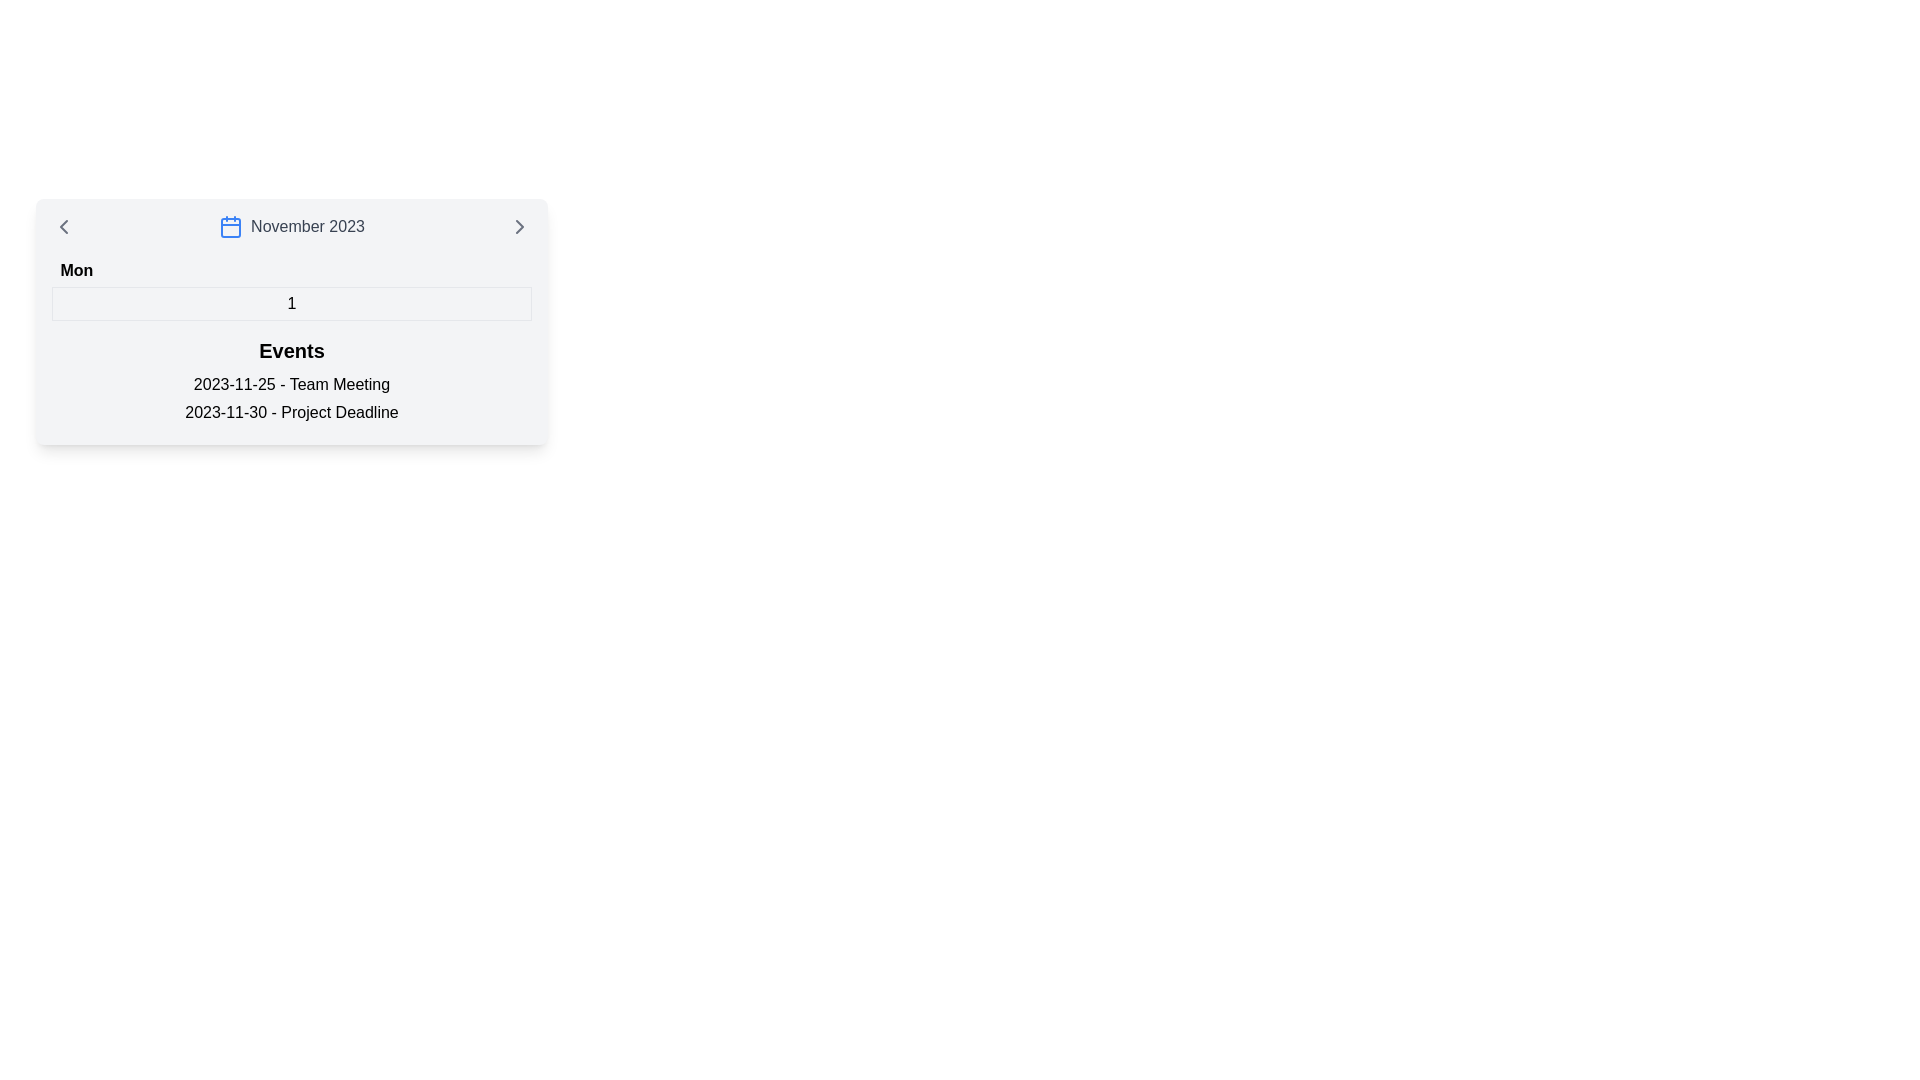 Image resolution: width=1920 pixels, height=1080 pixels. What do you see at coordinates (306, 226) in the screenshot?
I see `the text label displaying the current month and year in the calendar interface, which is positioned at the top section of the date selection` at bounding box center [306, 226].